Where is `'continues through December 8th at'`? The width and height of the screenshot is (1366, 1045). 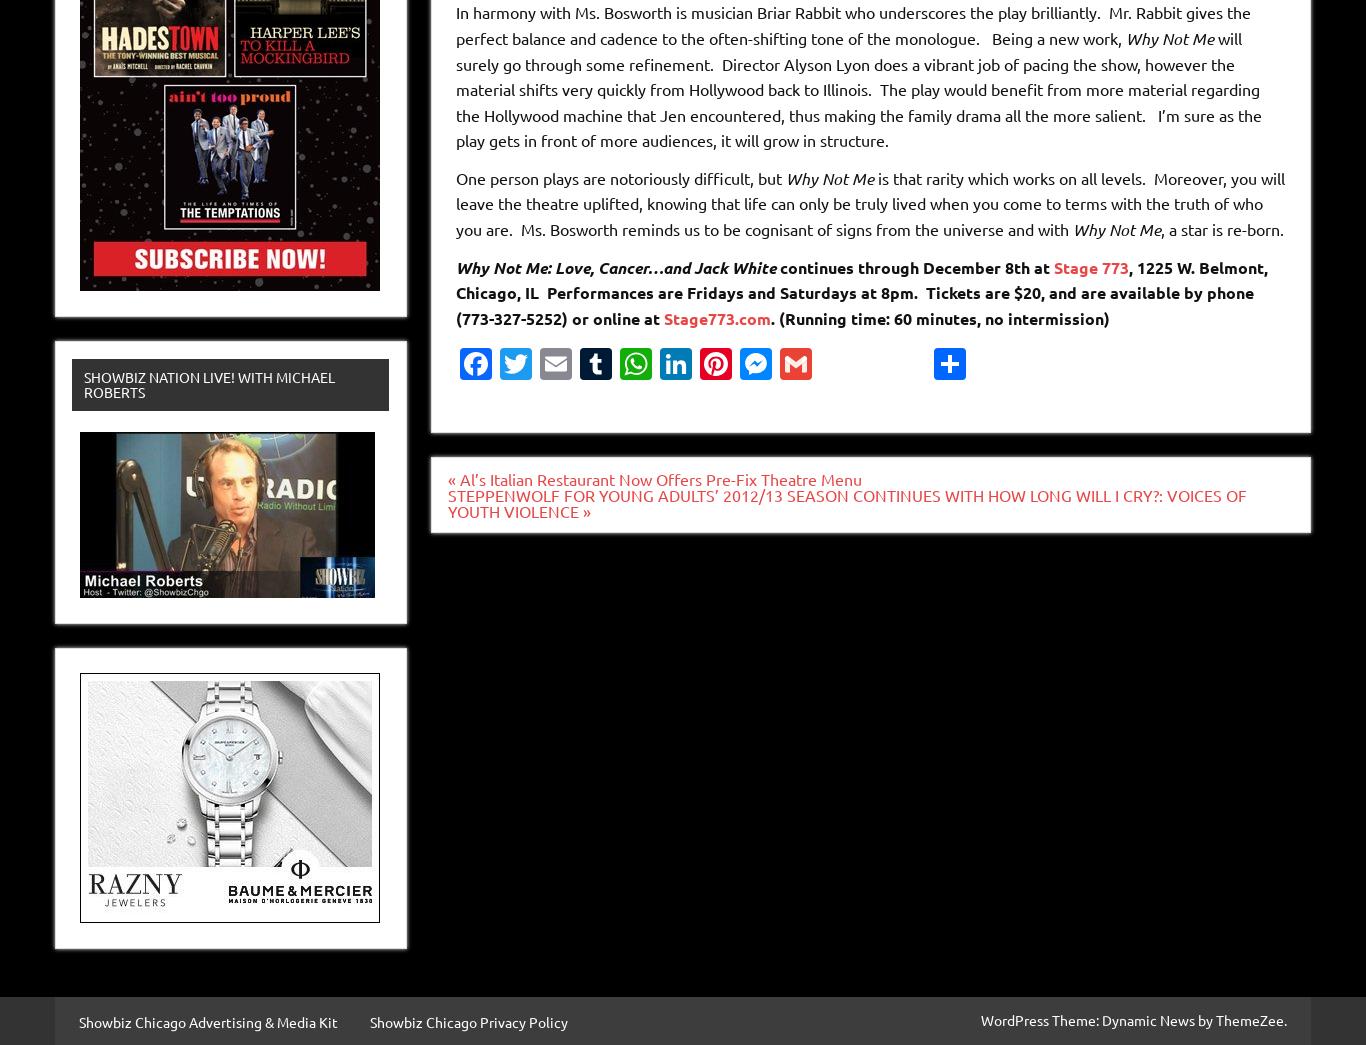 'continues through December 8th at' is located at coordinates (774, 265).